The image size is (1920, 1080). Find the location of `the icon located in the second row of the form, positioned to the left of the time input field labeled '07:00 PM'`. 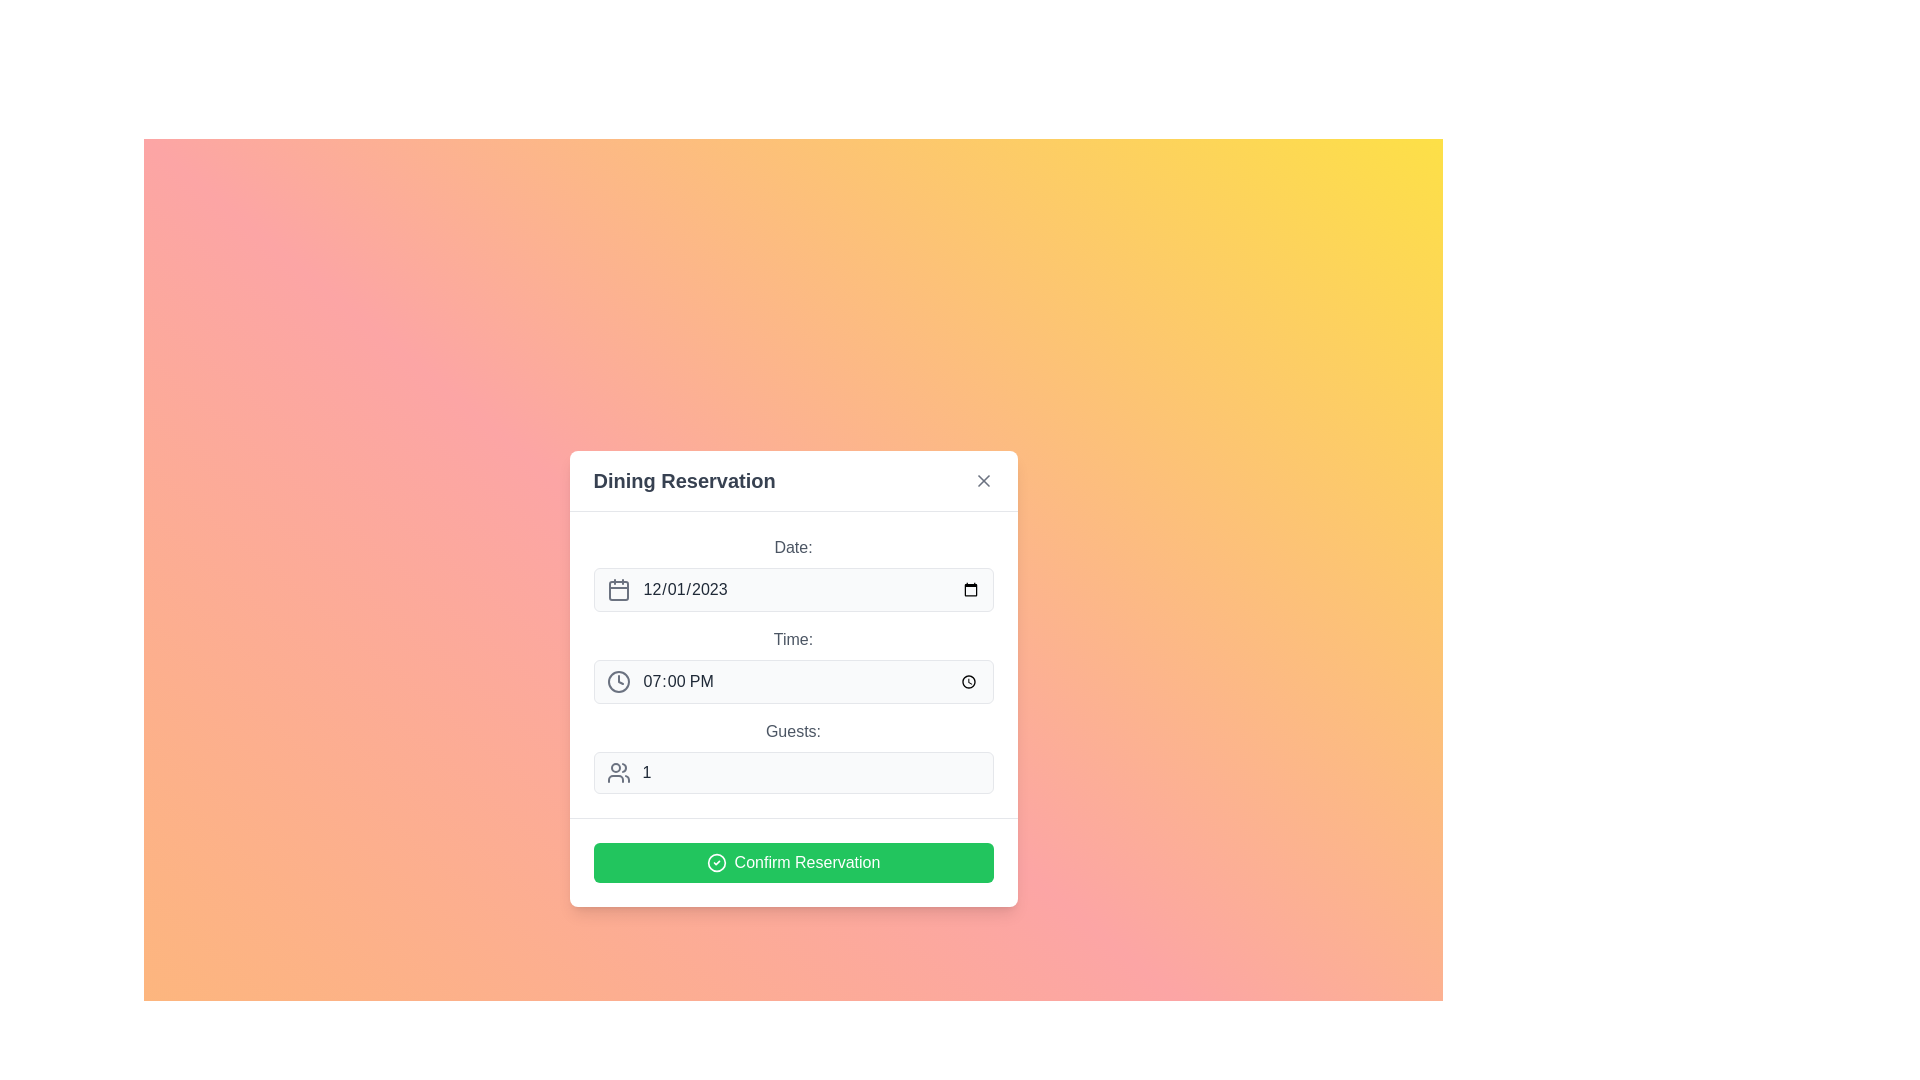

the icon located in the second row of the form, positioned to the left of the time input field labeled '07:00 PM' is located at coordinates (617, 681).